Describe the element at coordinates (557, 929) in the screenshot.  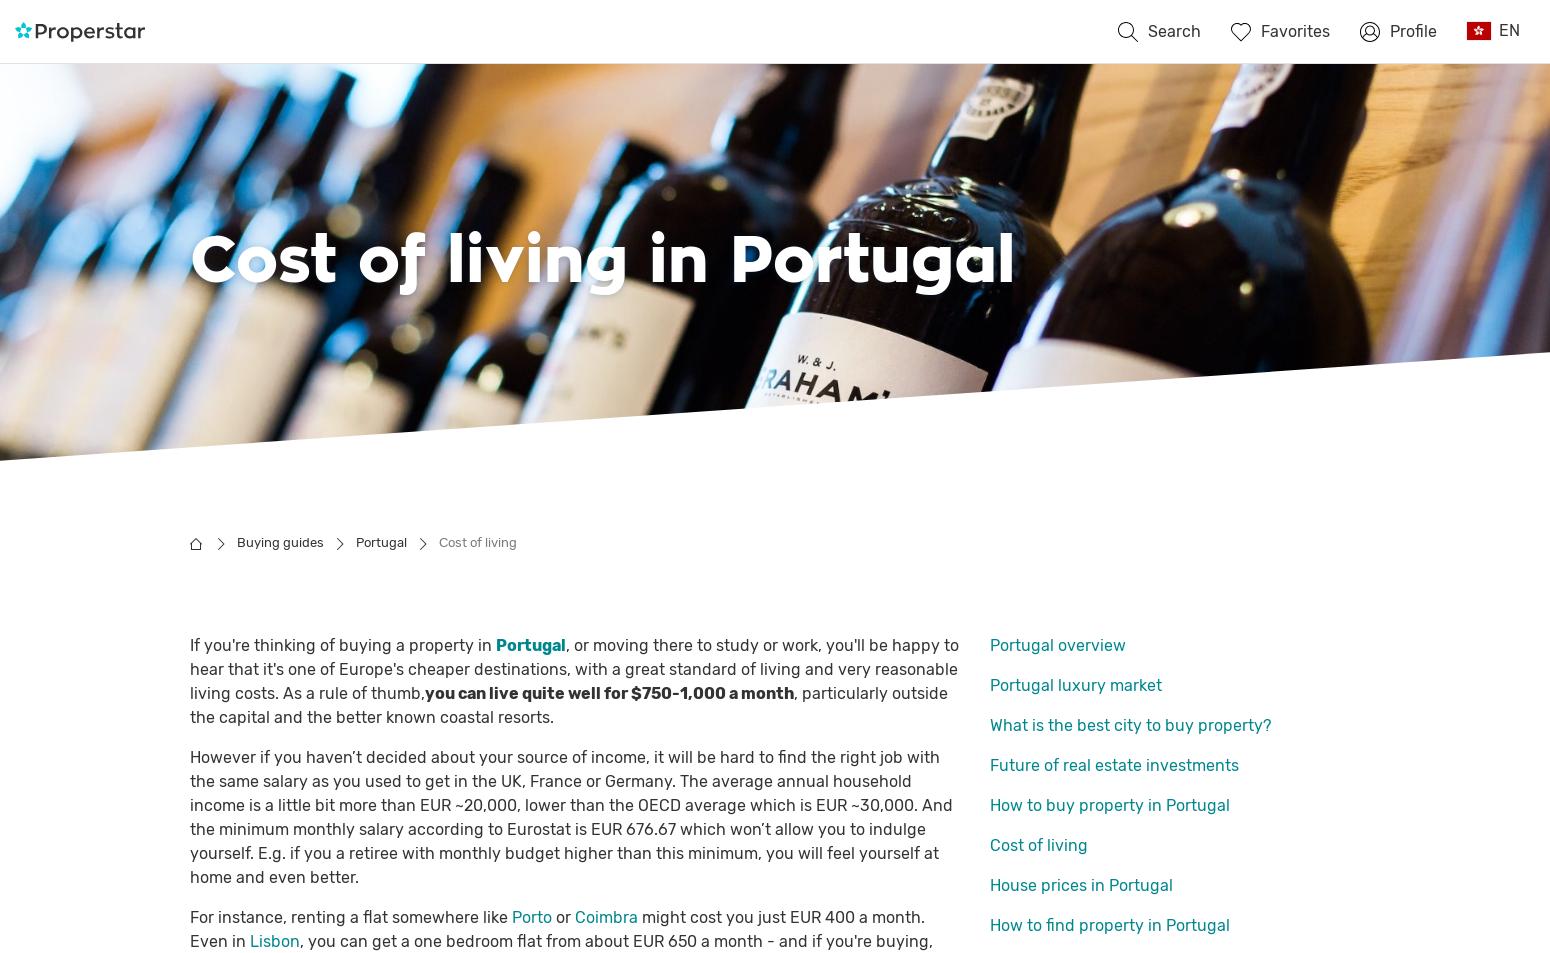
I see `'might cost you just EUR 400 a month. Even in'` at that location.